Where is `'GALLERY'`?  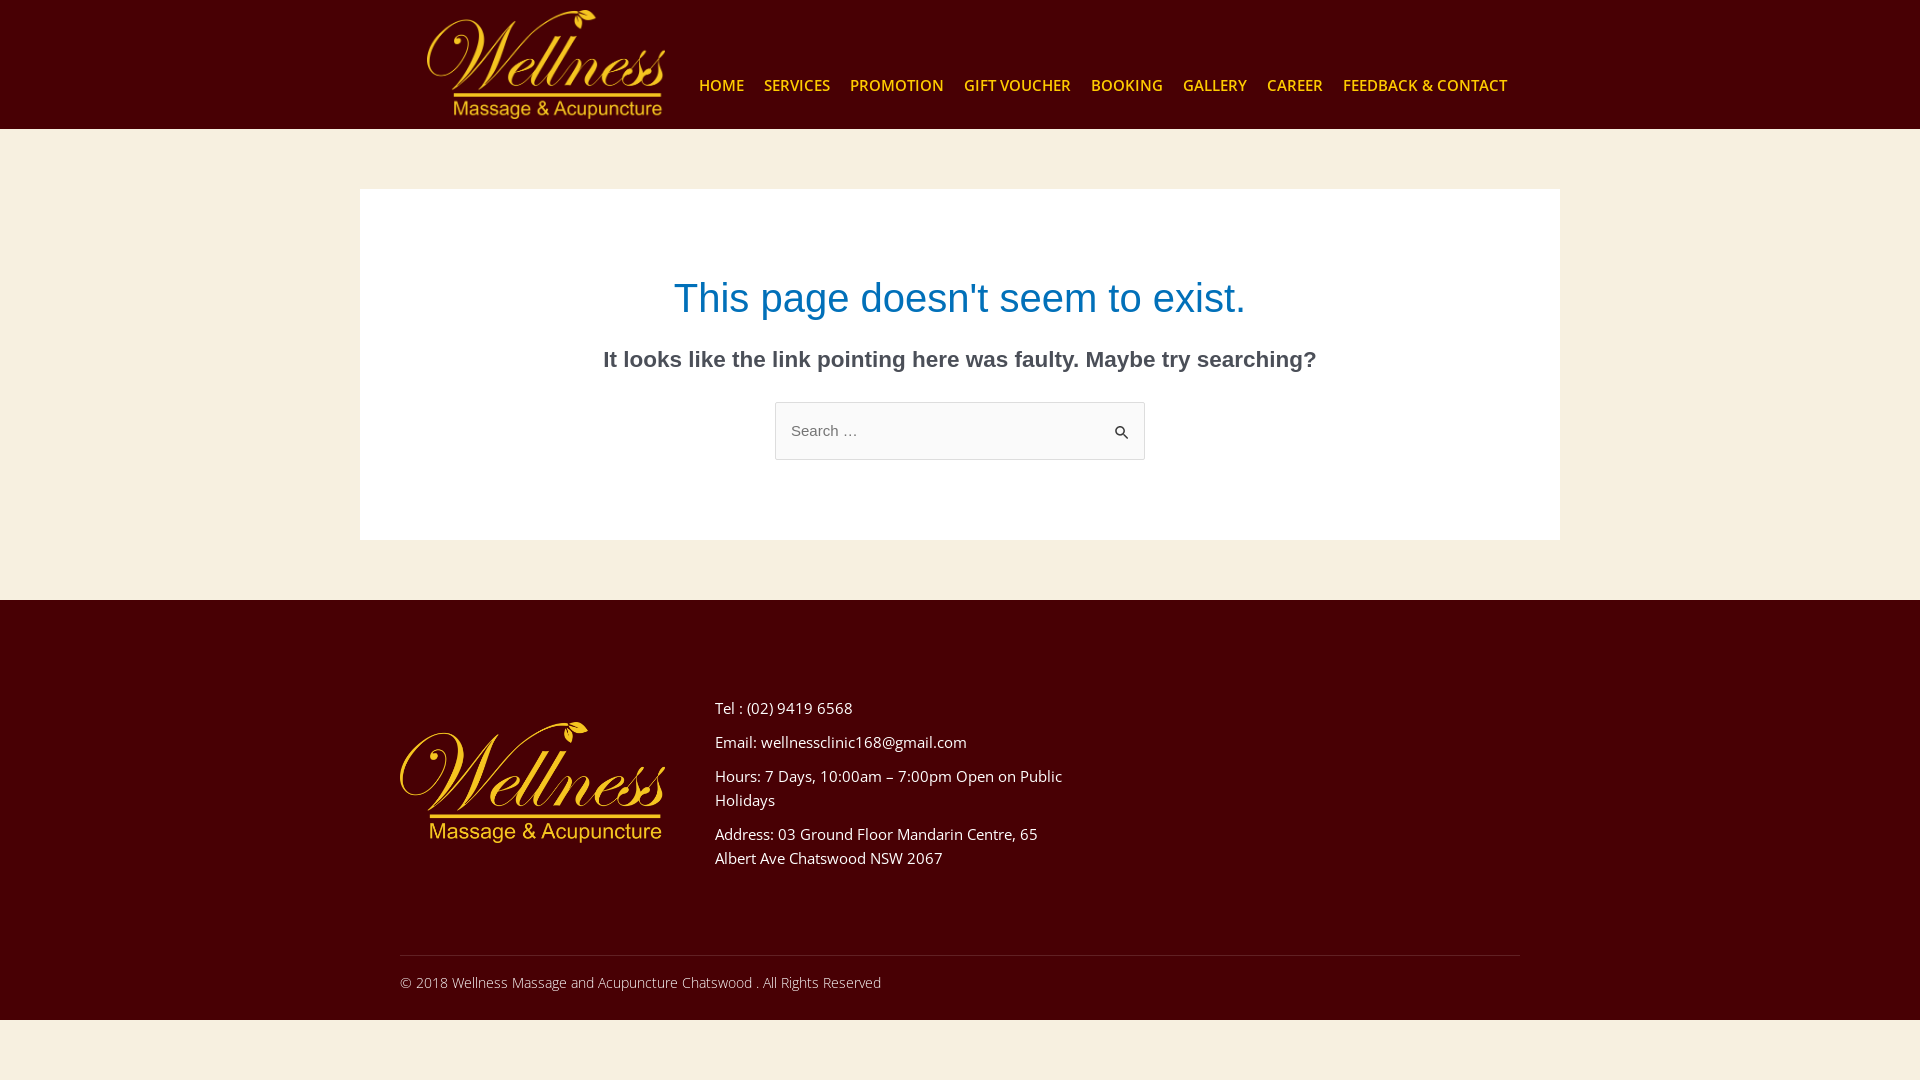
'GALLERY' is located at coordinates (1213, 83).